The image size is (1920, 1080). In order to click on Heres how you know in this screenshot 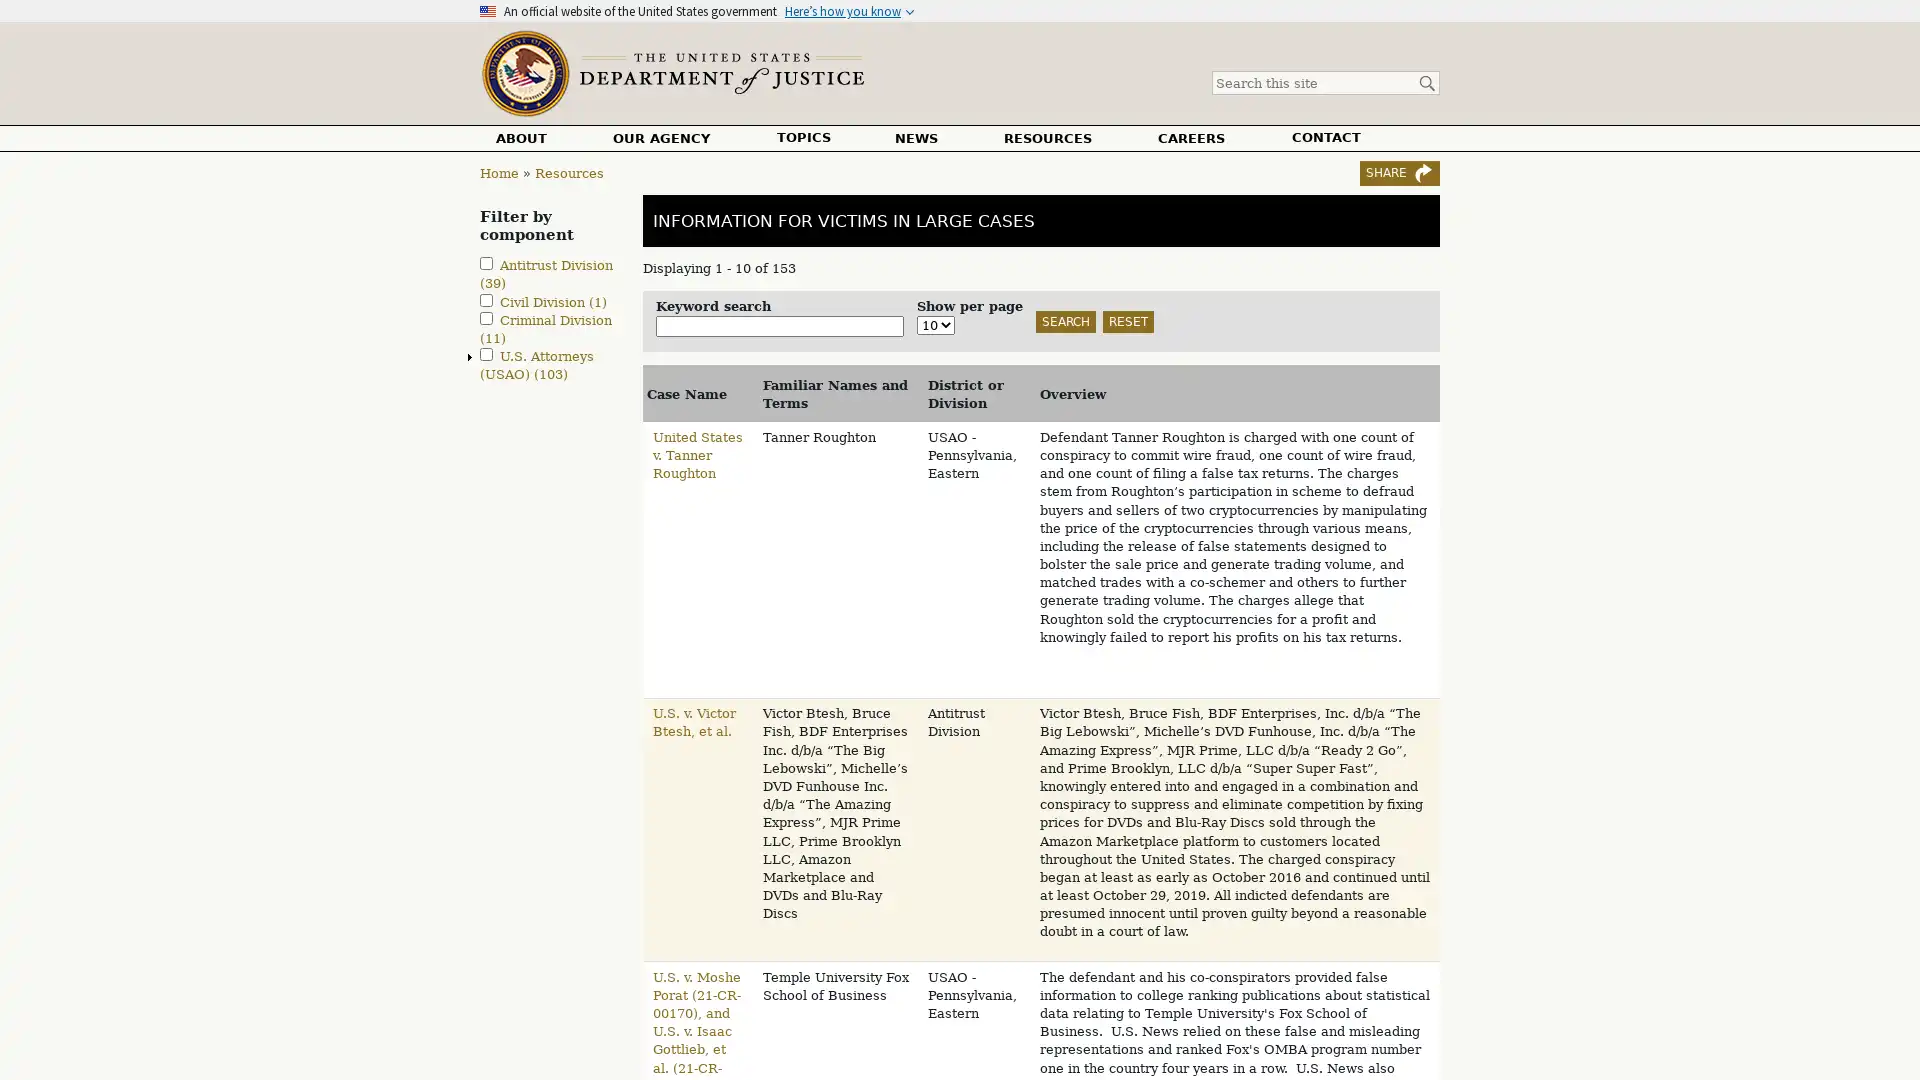, I will do `click(849, 11)`.